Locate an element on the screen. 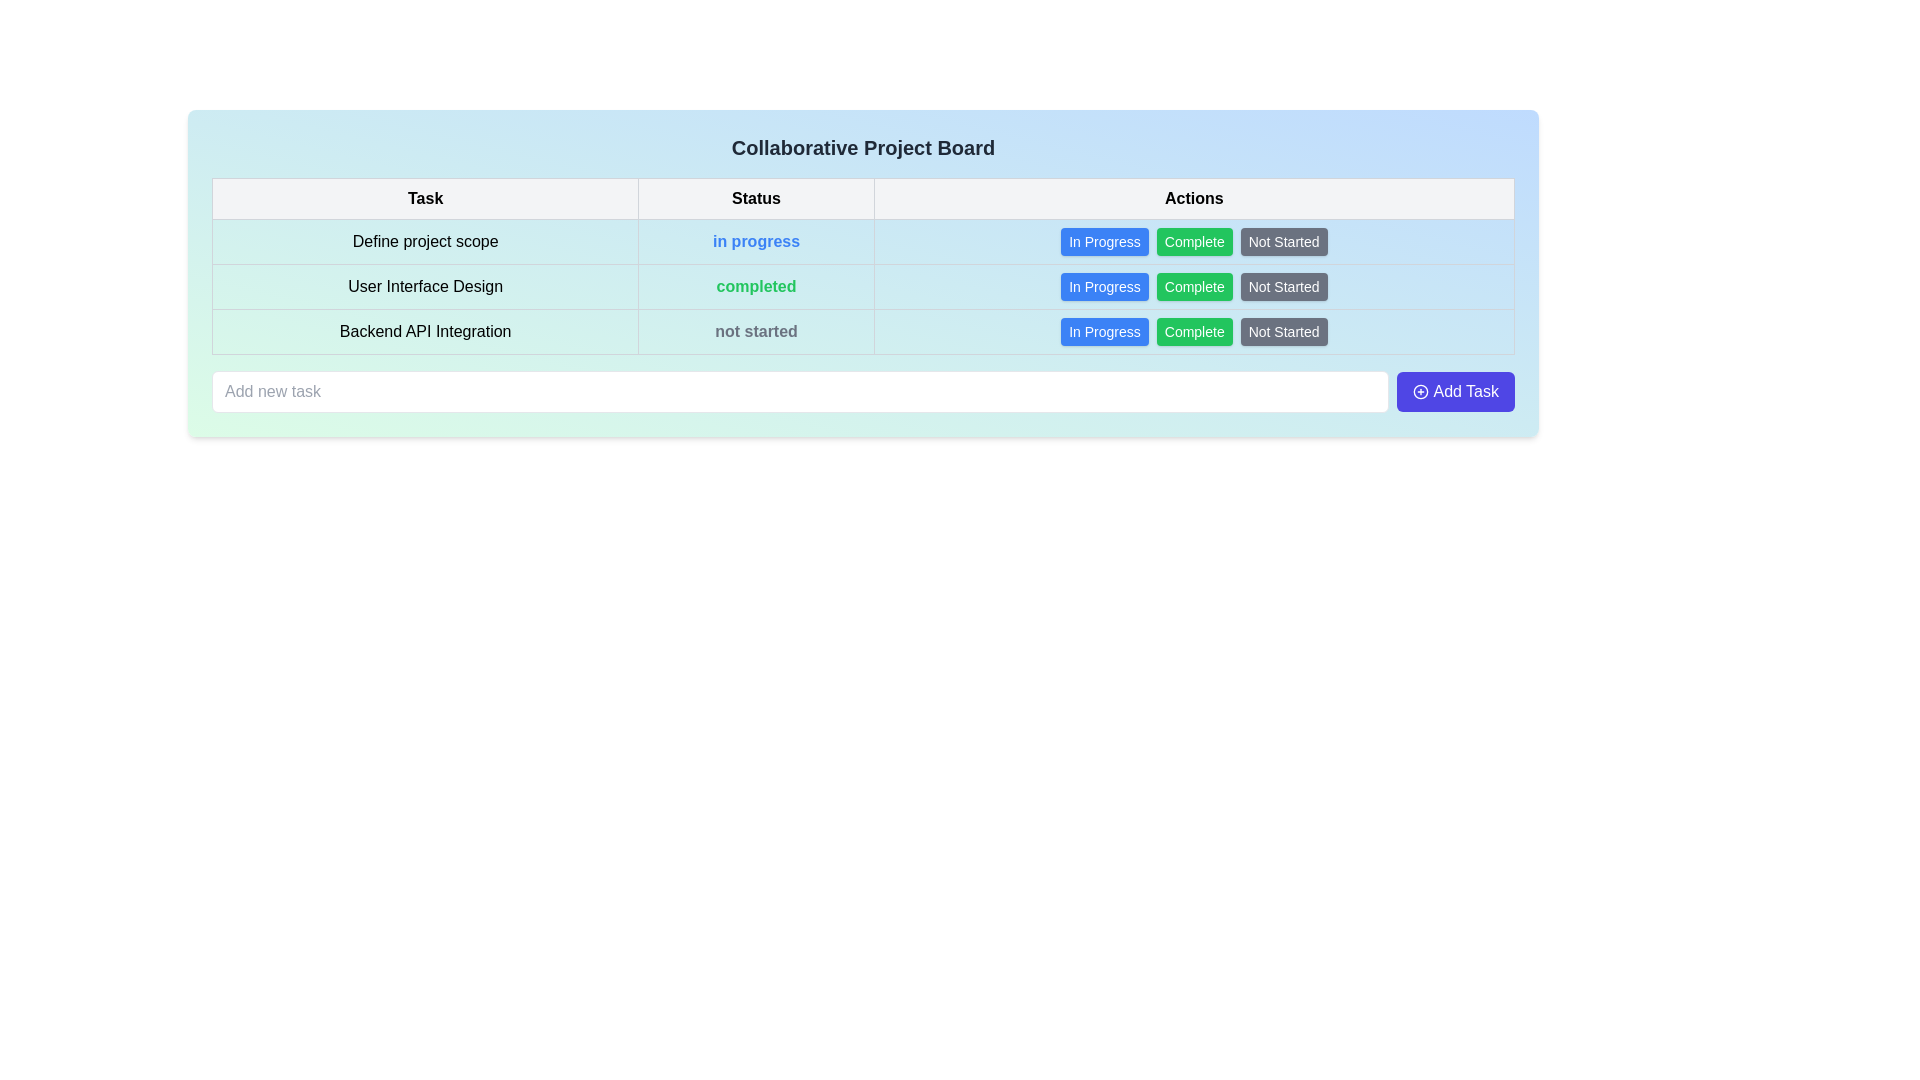  the rectangular blue button labeled 'Add Task' with a plus sign icon is located at coordinates (1456, 392).